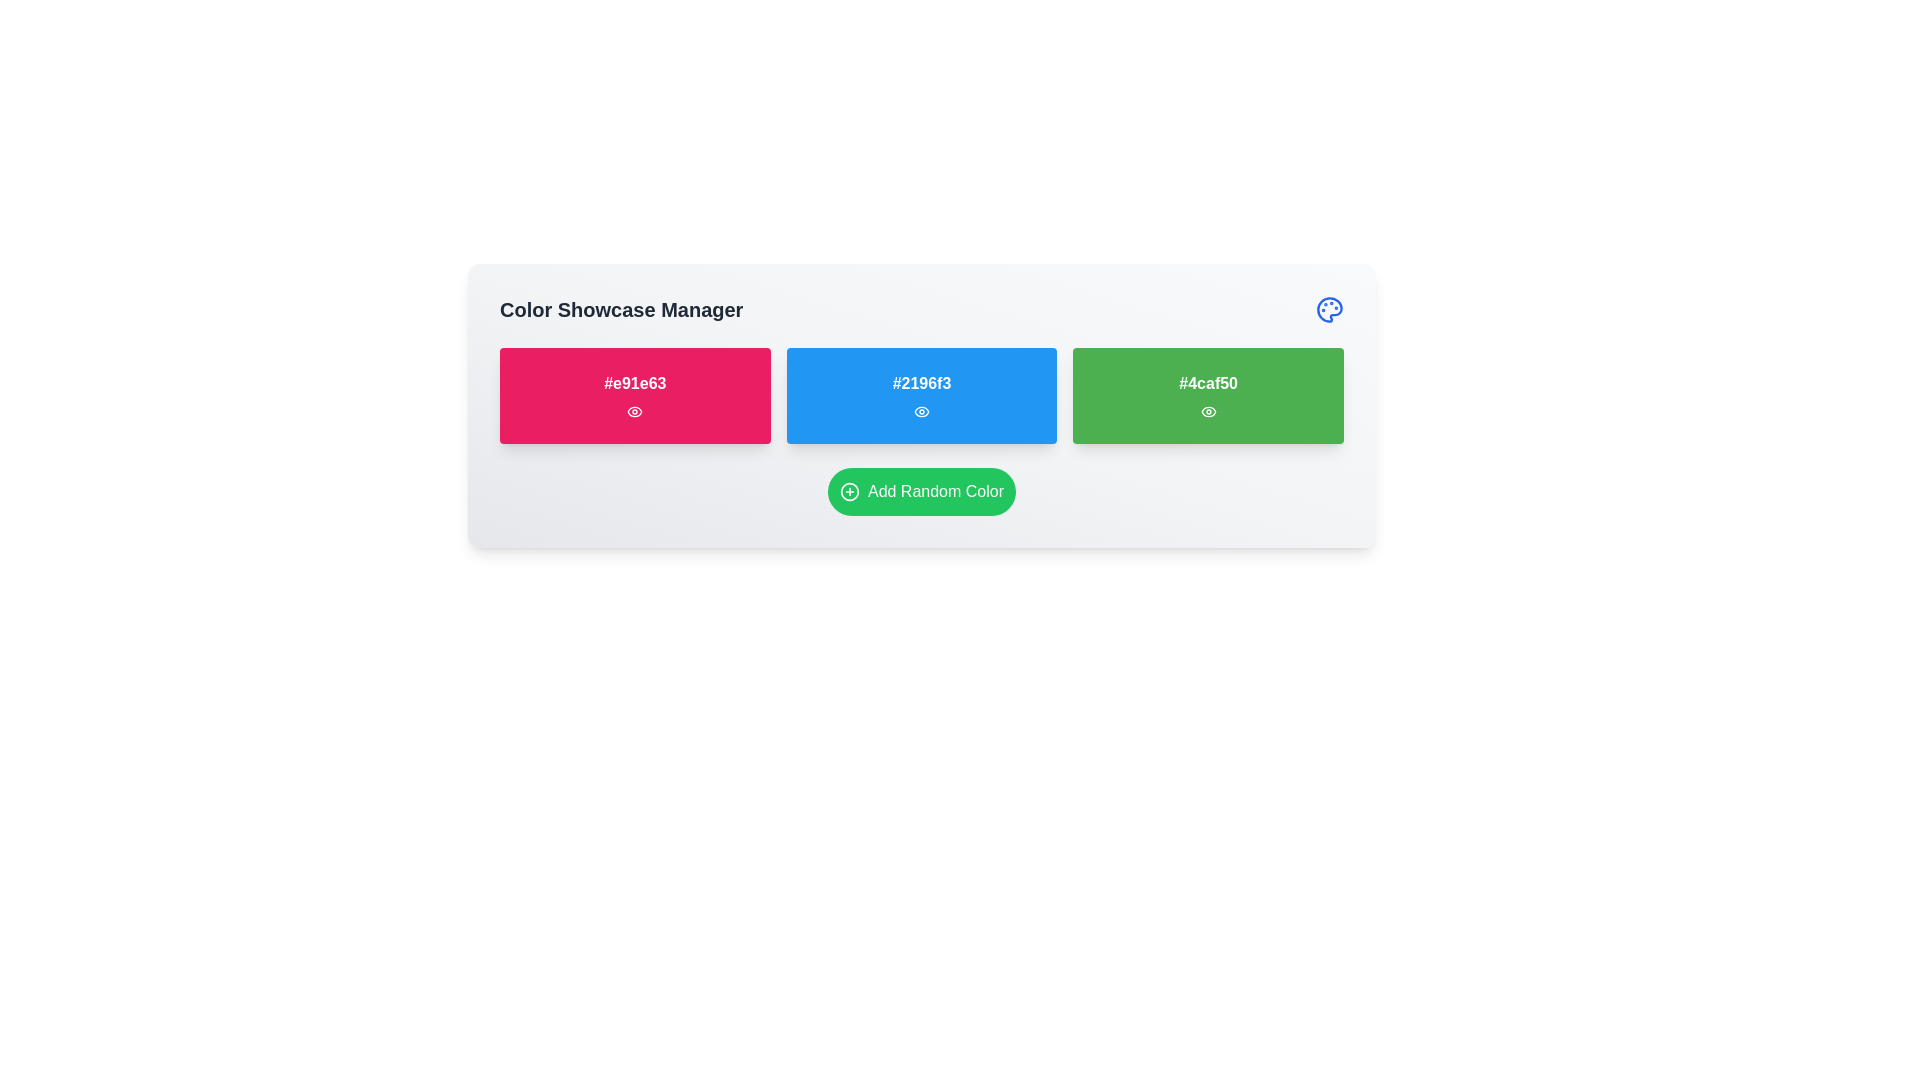 The height and width of the screenshot is (1080, 1920). What do you see at coordinates (1207, 396) in the screenshot?
I see `the Color Display Tile, which is the third tile in a horizontal row` at bounding box center [1207, 396].